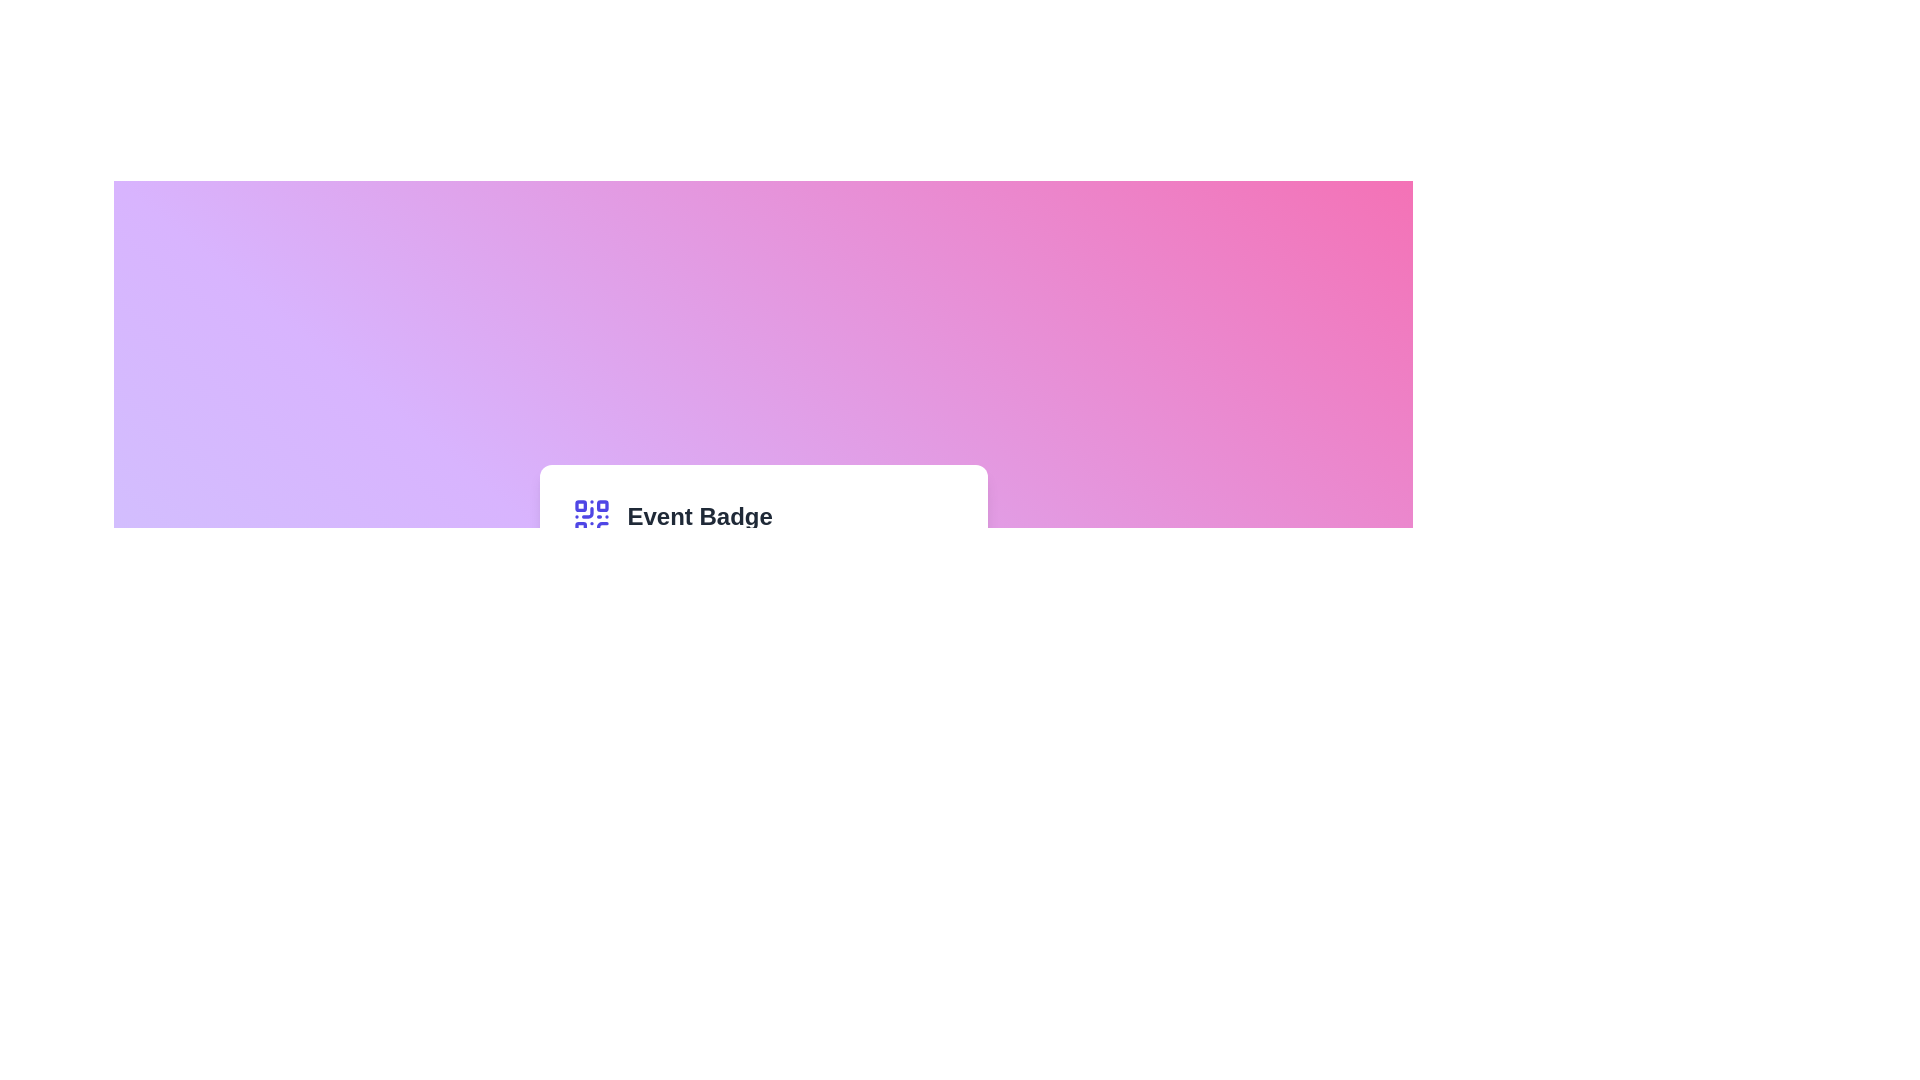 Image resolution: width=1920 pixels, height=1080 pixels. What do you see at coordinates (700, 515) in the screenshot?
I see `the static text label that indicates the purpose or section related to an event badge, located to the right of a QR code icon` at bounding box center [700, 515].